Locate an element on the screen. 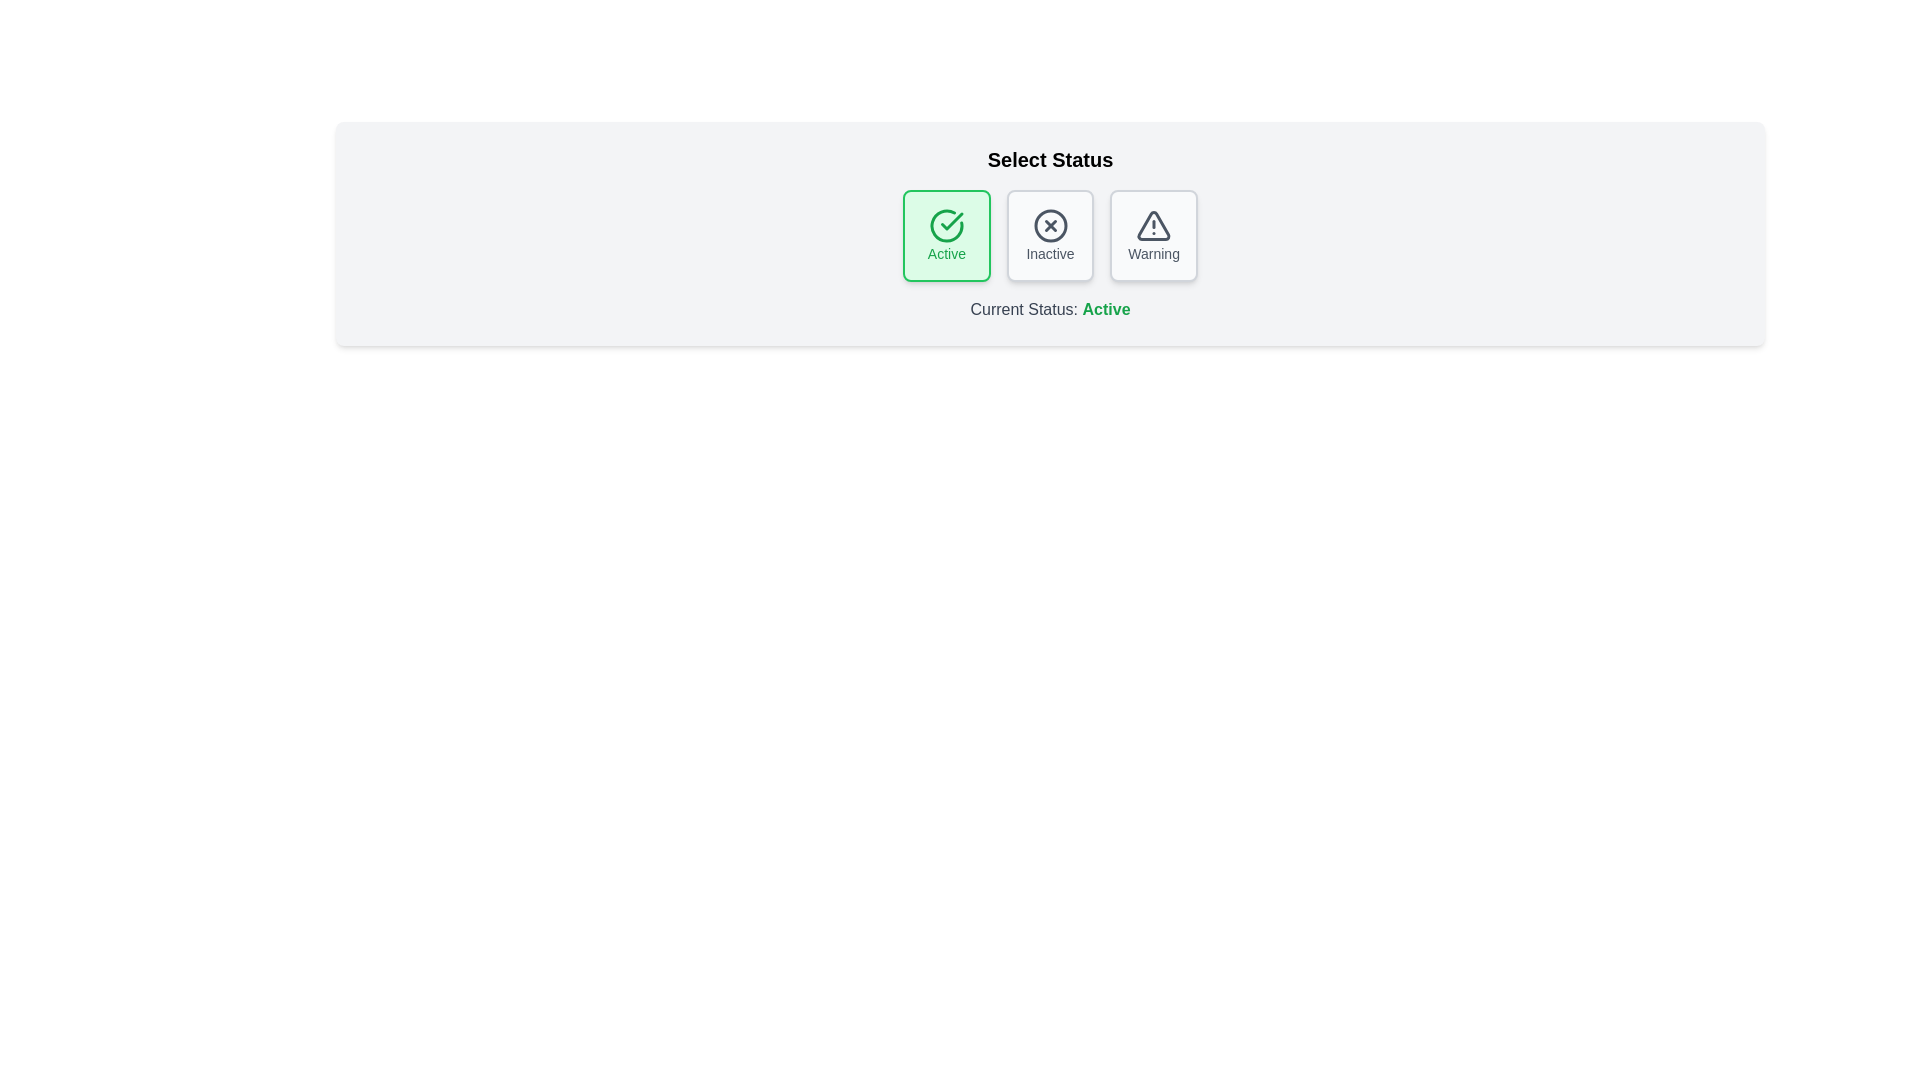 This screenshot has height=1080, width=1920. the button corresponding to the status Warning is located at coordinates (1154, 234).